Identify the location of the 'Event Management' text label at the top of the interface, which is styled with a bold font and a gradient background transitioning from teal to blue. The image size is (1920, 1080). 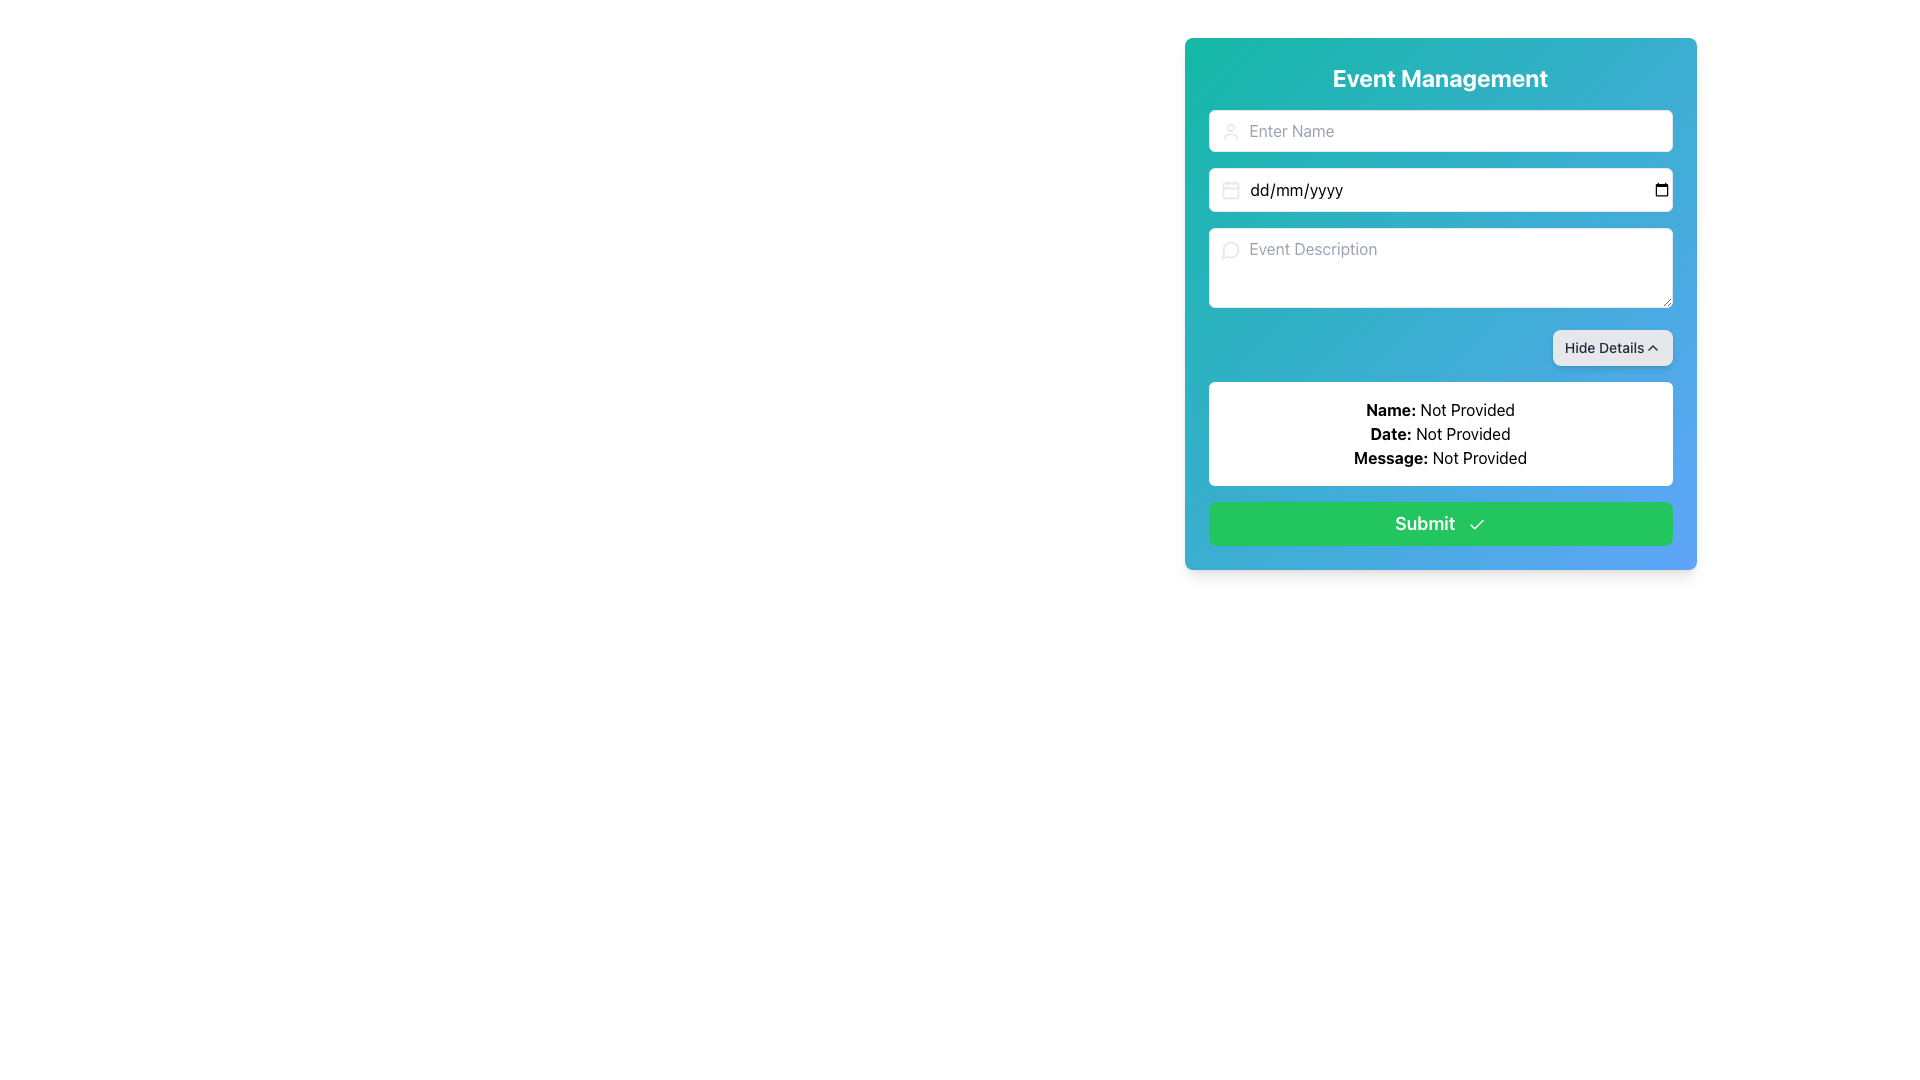
(1440, 76).